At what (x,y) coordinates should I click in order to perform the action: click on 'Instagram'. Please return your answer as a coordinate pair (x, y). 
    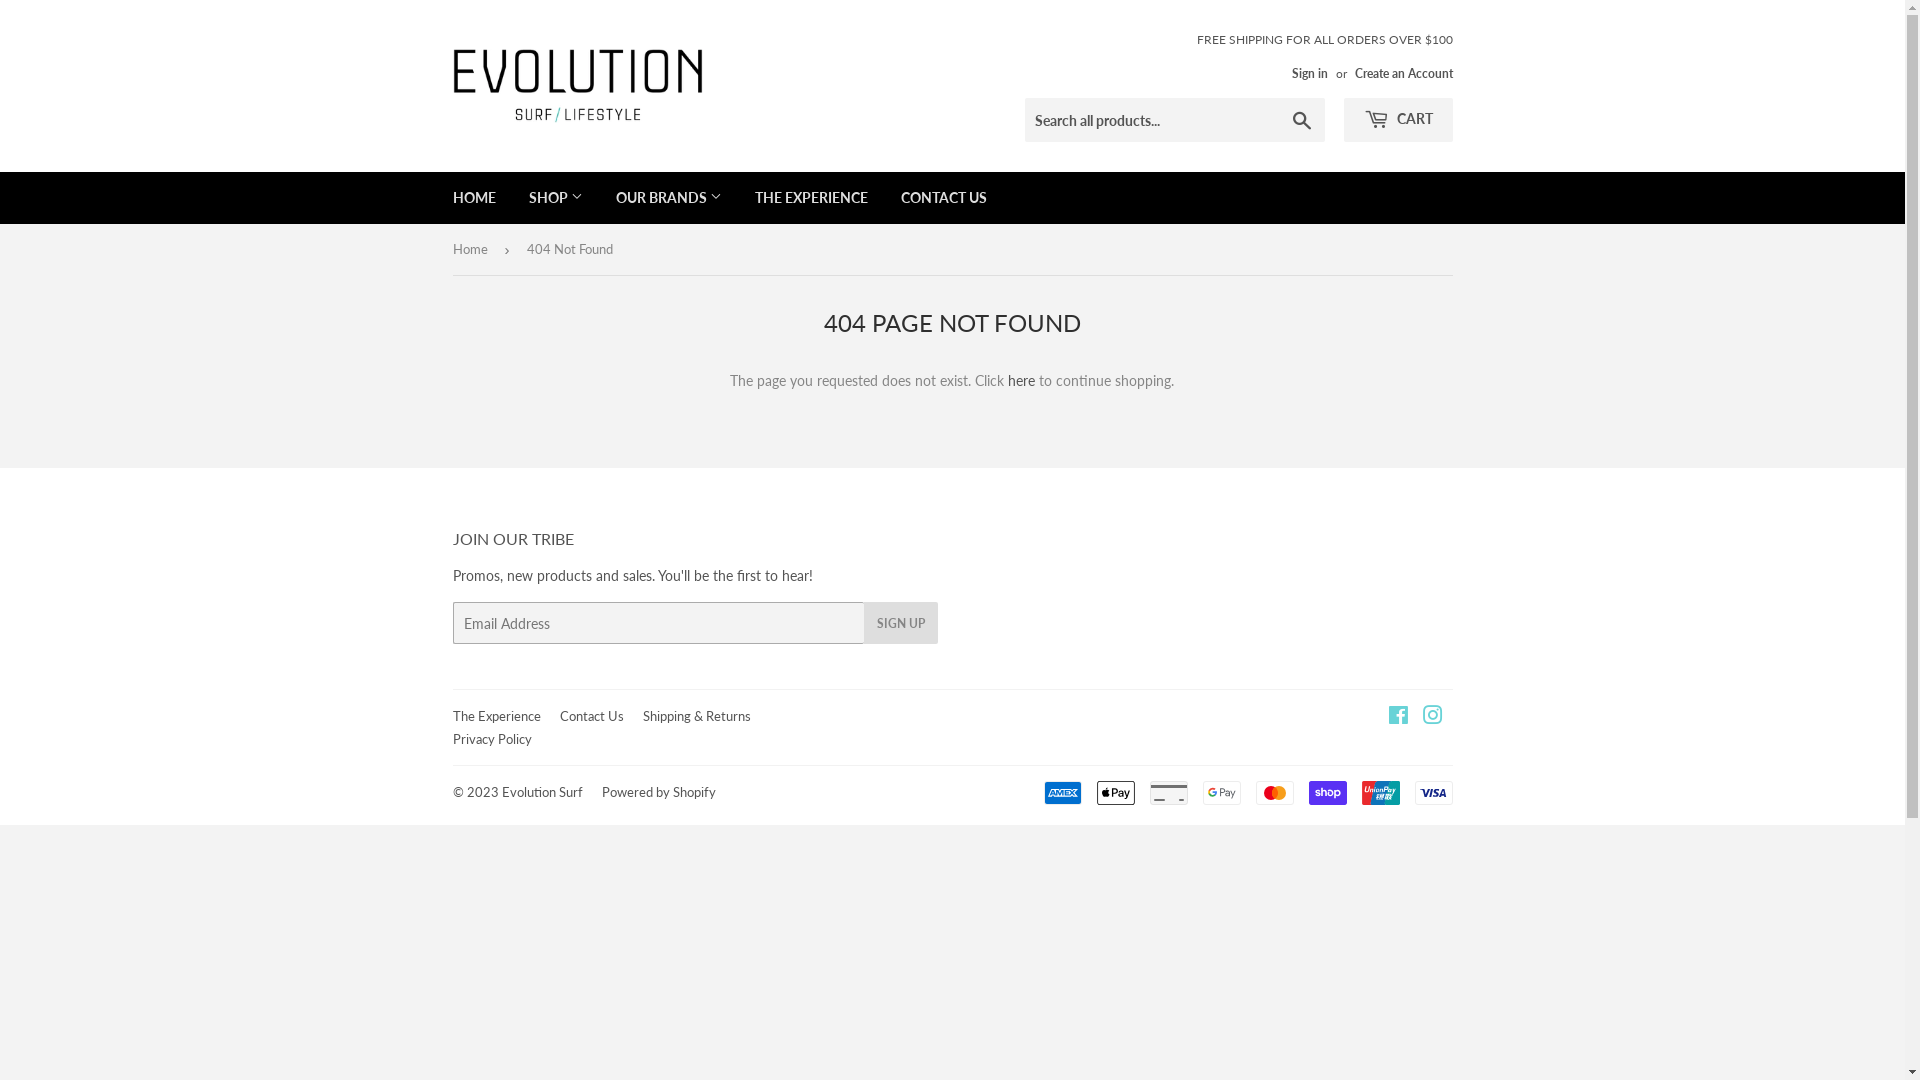
    Looking at the image, I should click on (1430, 716).